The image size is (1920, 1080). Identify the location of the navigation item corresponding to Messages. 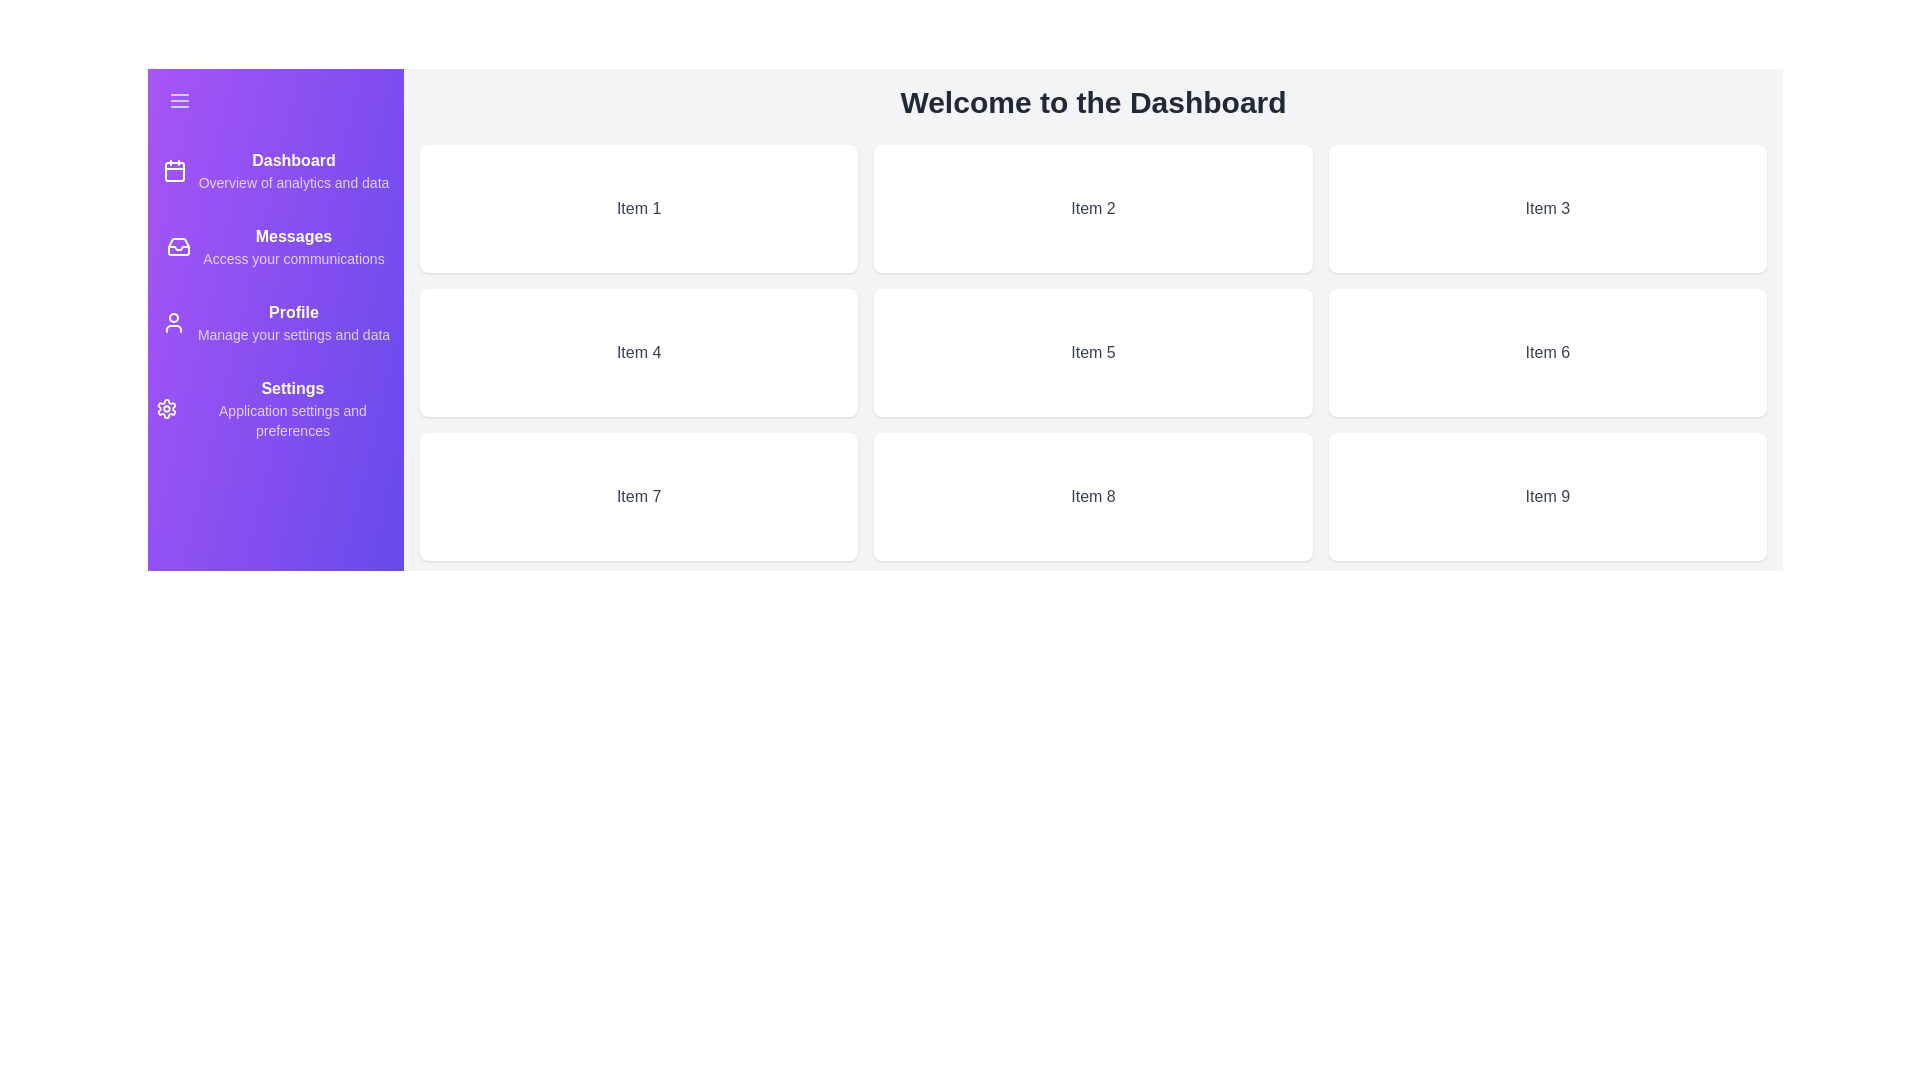
(274, 245).